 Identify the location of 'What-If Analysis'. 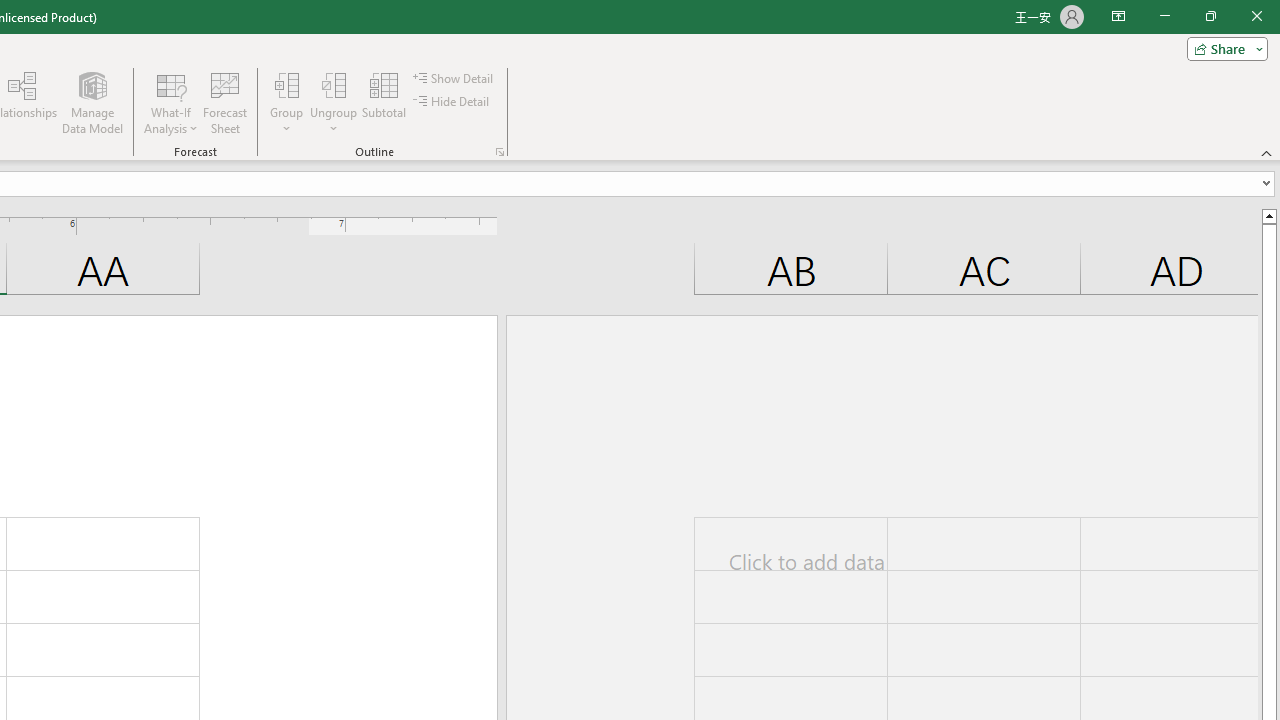
(171, 103).